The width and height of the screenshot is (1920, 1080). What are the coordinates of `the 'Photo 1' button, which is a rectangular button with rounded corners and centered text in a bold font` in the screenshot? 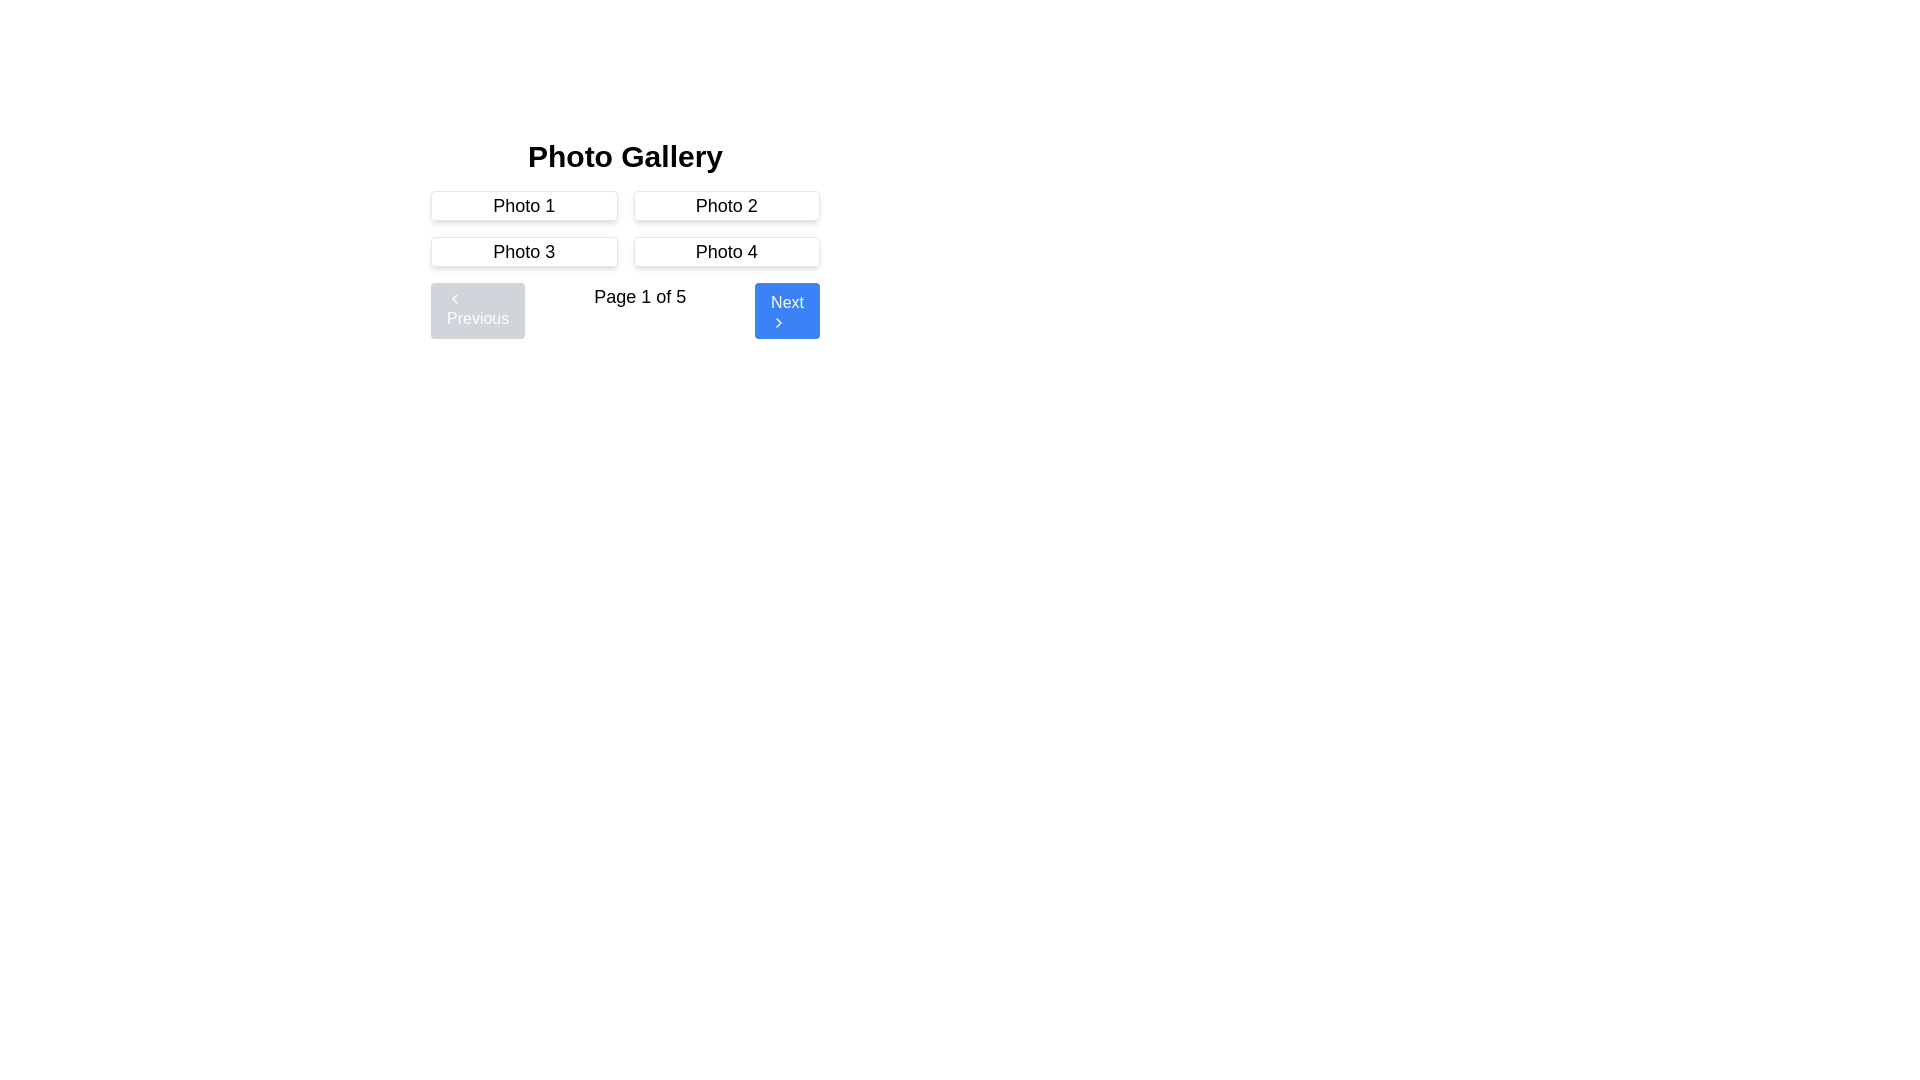 It's located at (524, 205).